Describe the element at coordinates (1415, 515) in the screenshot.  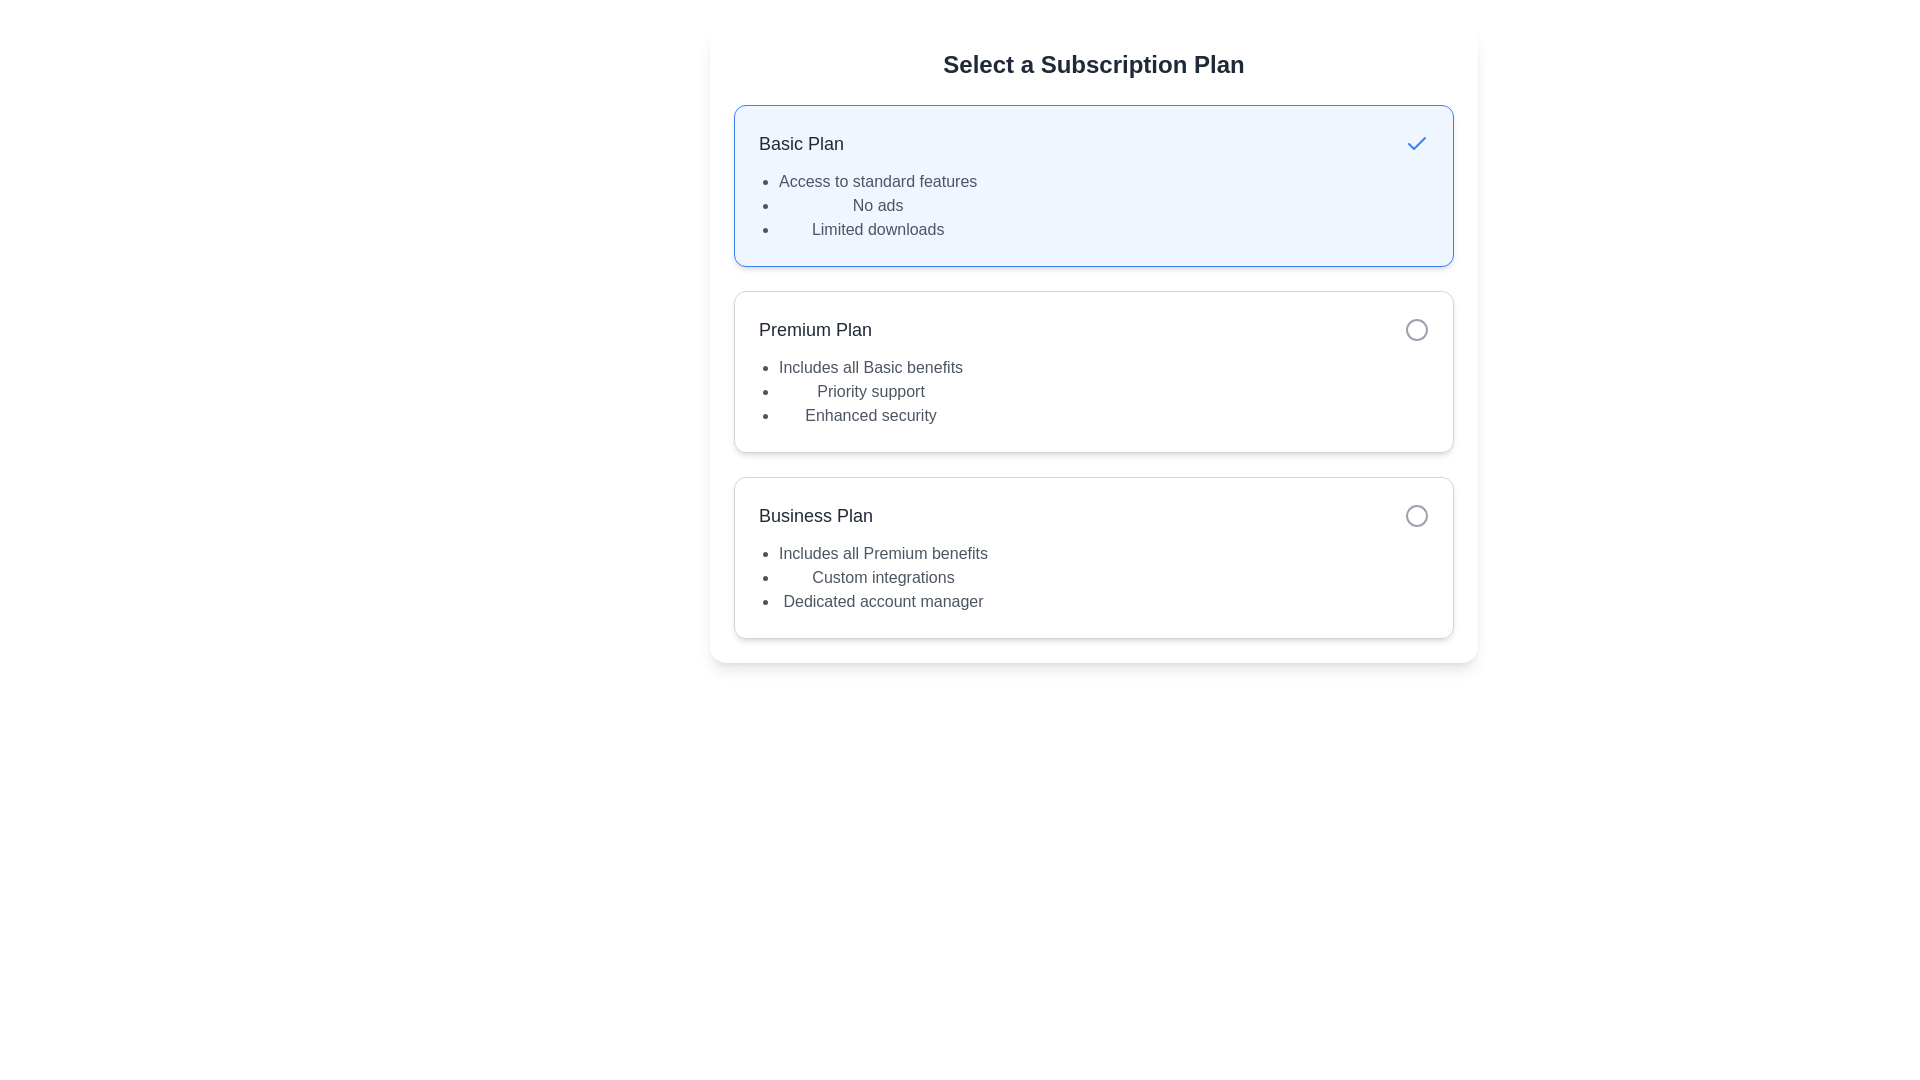
I see `the unselected radio button icon located on the right side of the 'Business Plan' option in the subscription selection interface` at that location.